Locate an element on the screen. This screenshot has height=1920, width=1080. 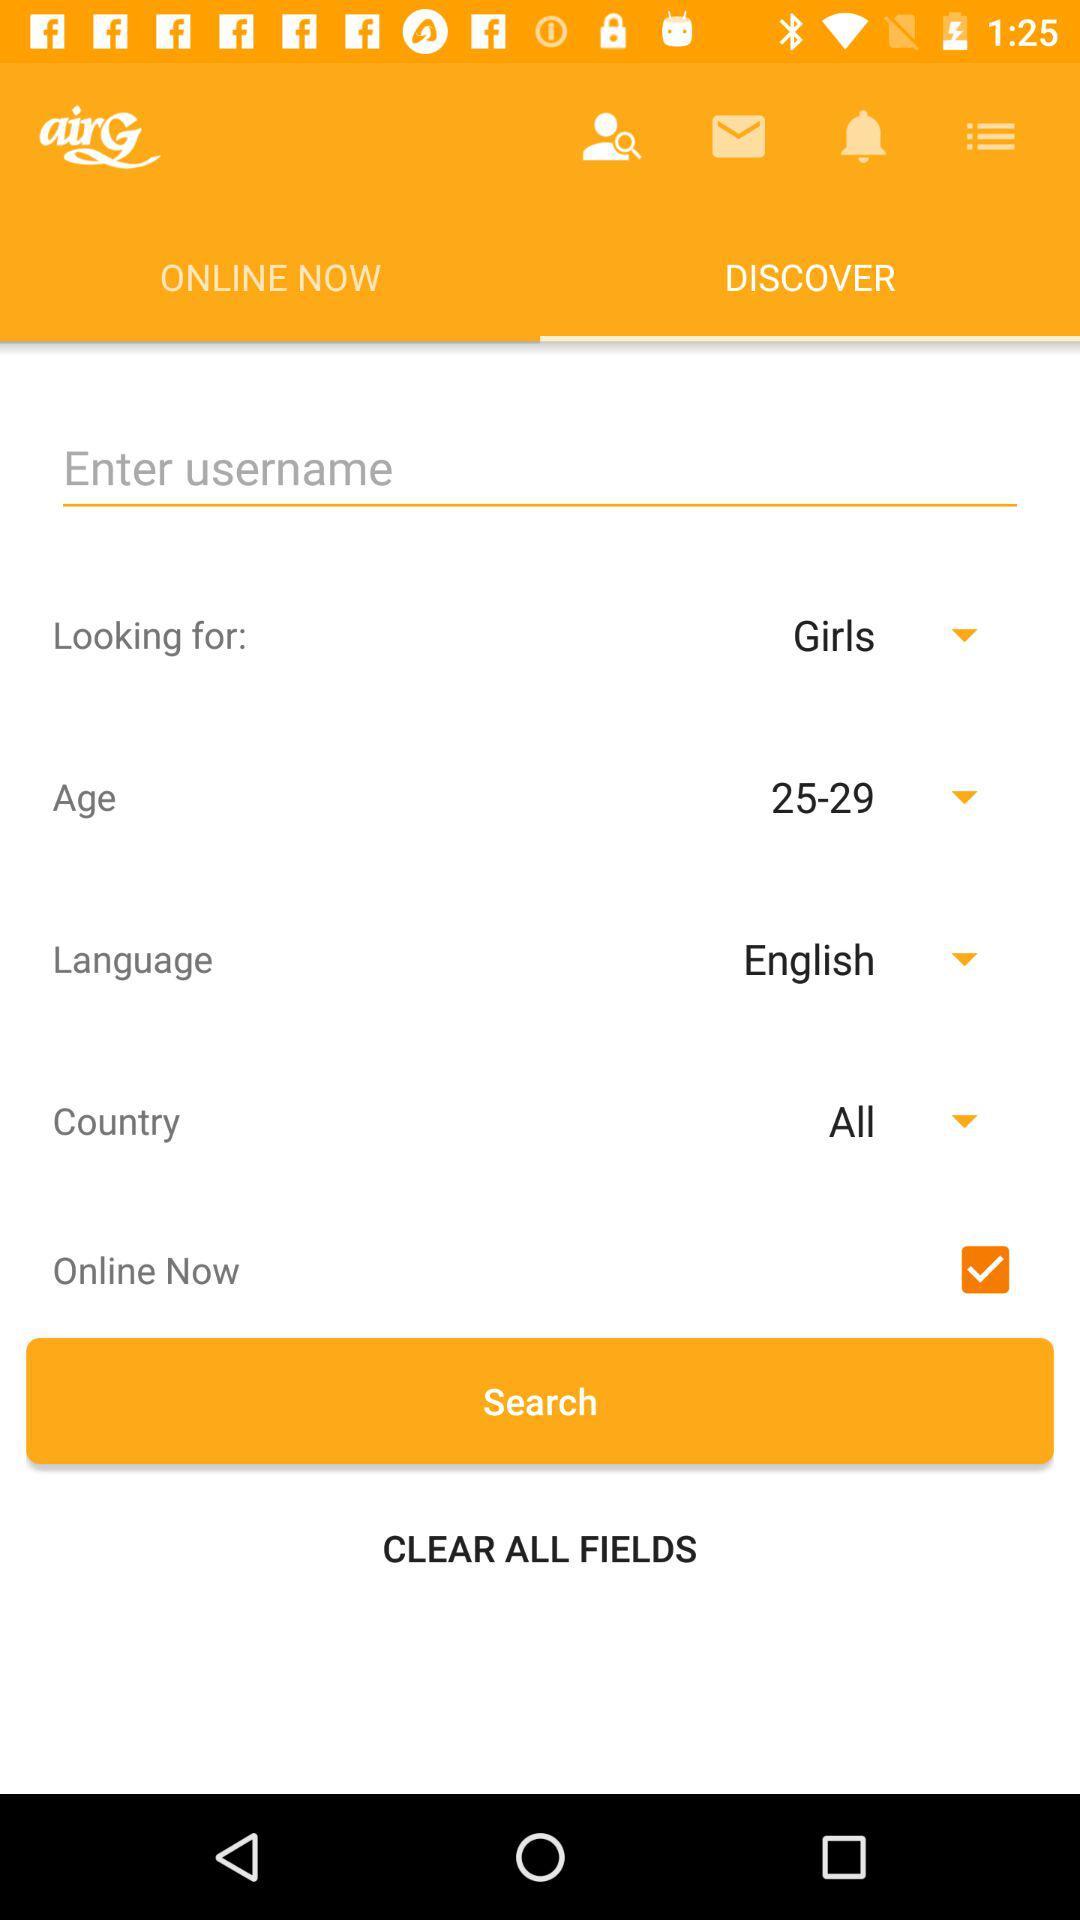
check box is located at coordinates (984, 1268).